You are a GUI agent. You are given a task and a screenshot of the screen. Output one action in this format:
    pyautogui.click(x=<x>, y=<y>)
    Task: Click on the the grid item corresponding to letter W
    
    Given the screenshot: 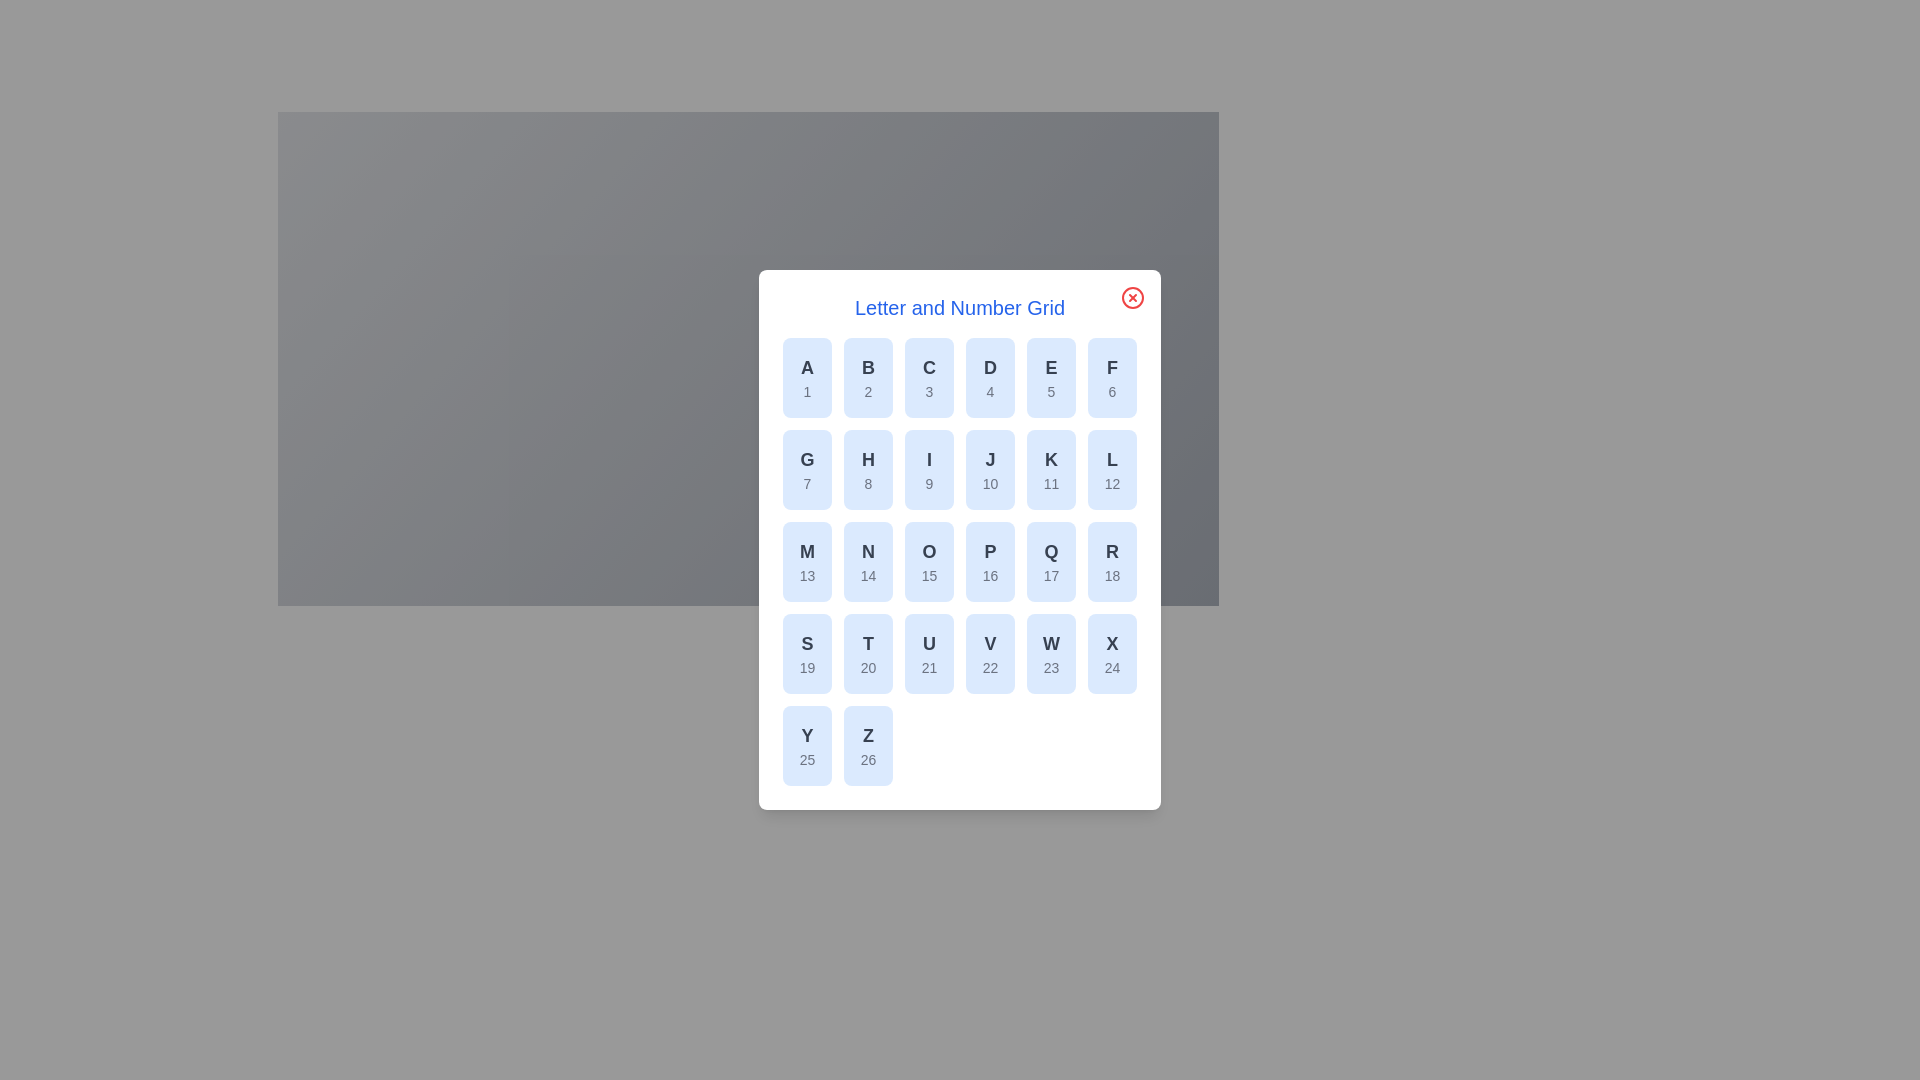 What is the action you would take?
    pyautogui.click(x=1050, y=654)
    